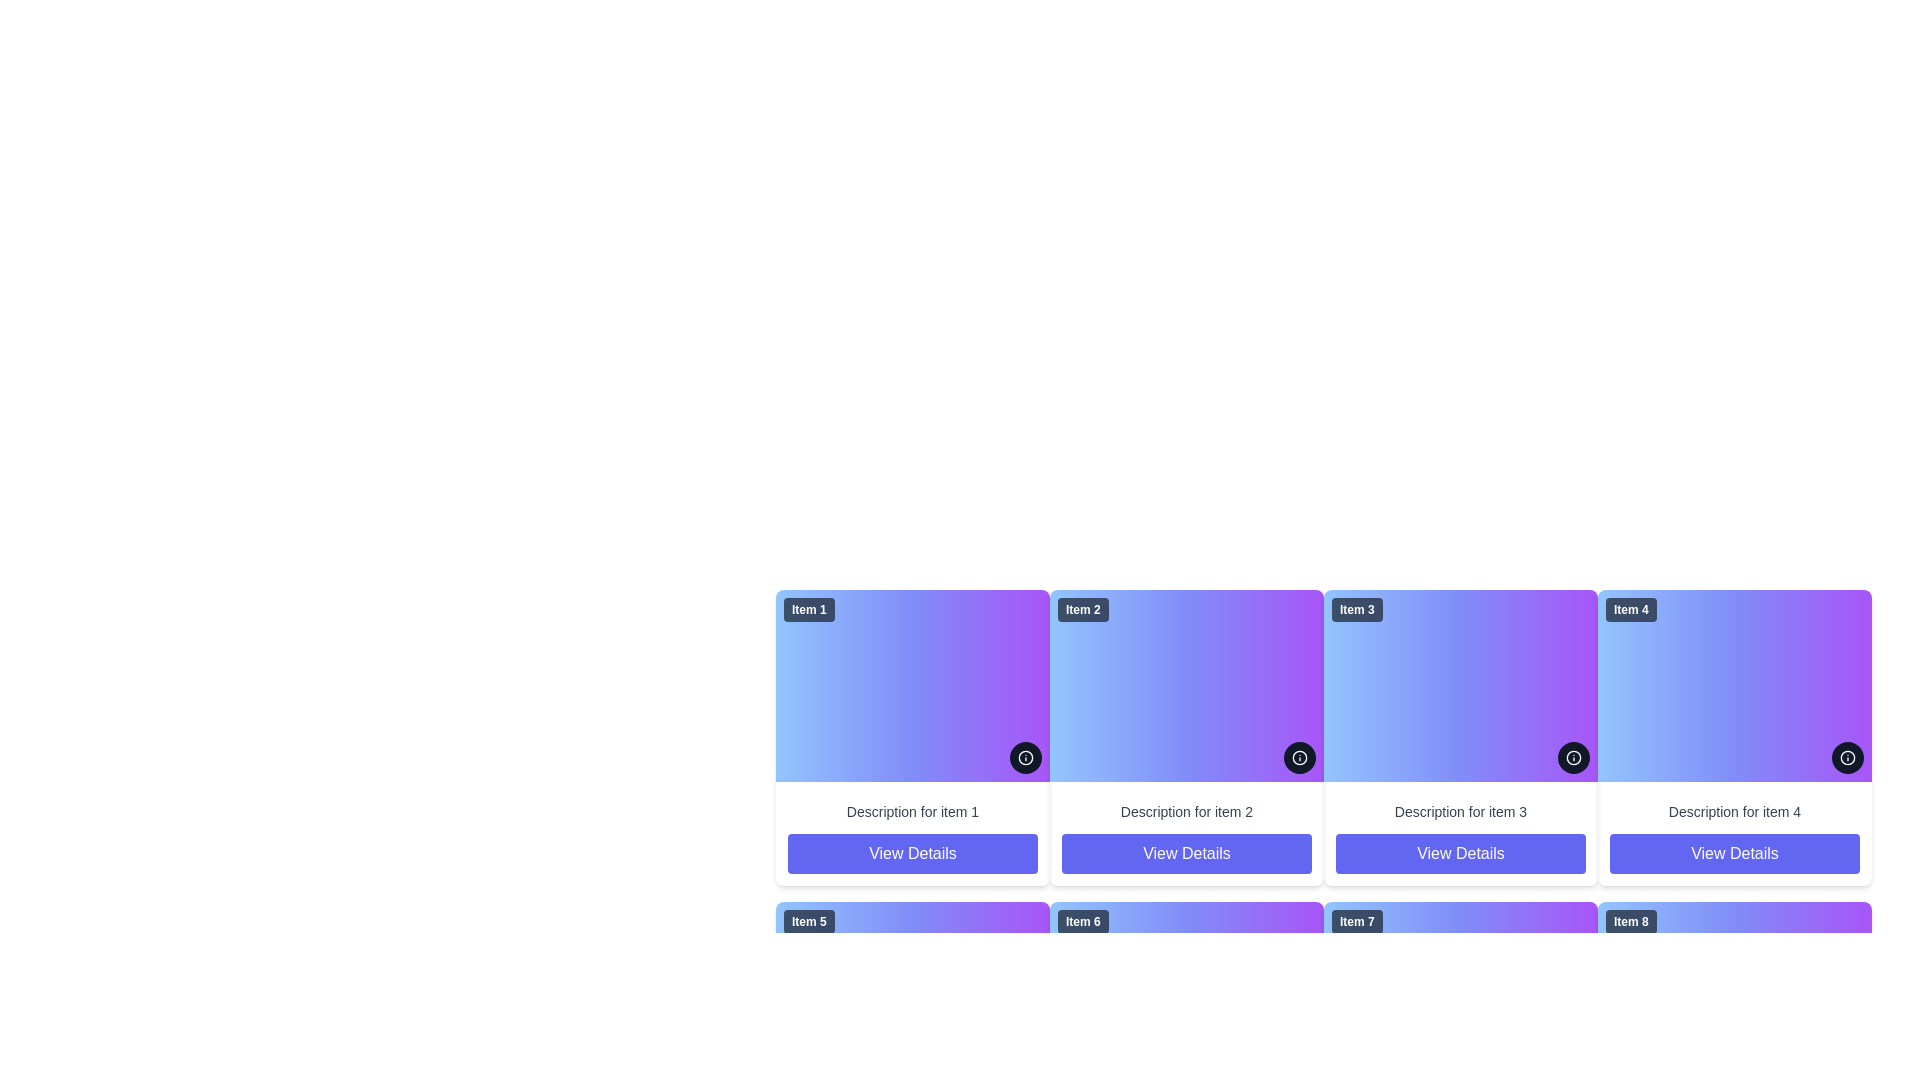  I want to click on the 'Item 8' label, which is a small rectangular label with rounded corners and a semi-transparent dark gray background, located at the top-left corner of its gradient-colored card, so click(1631, 921).